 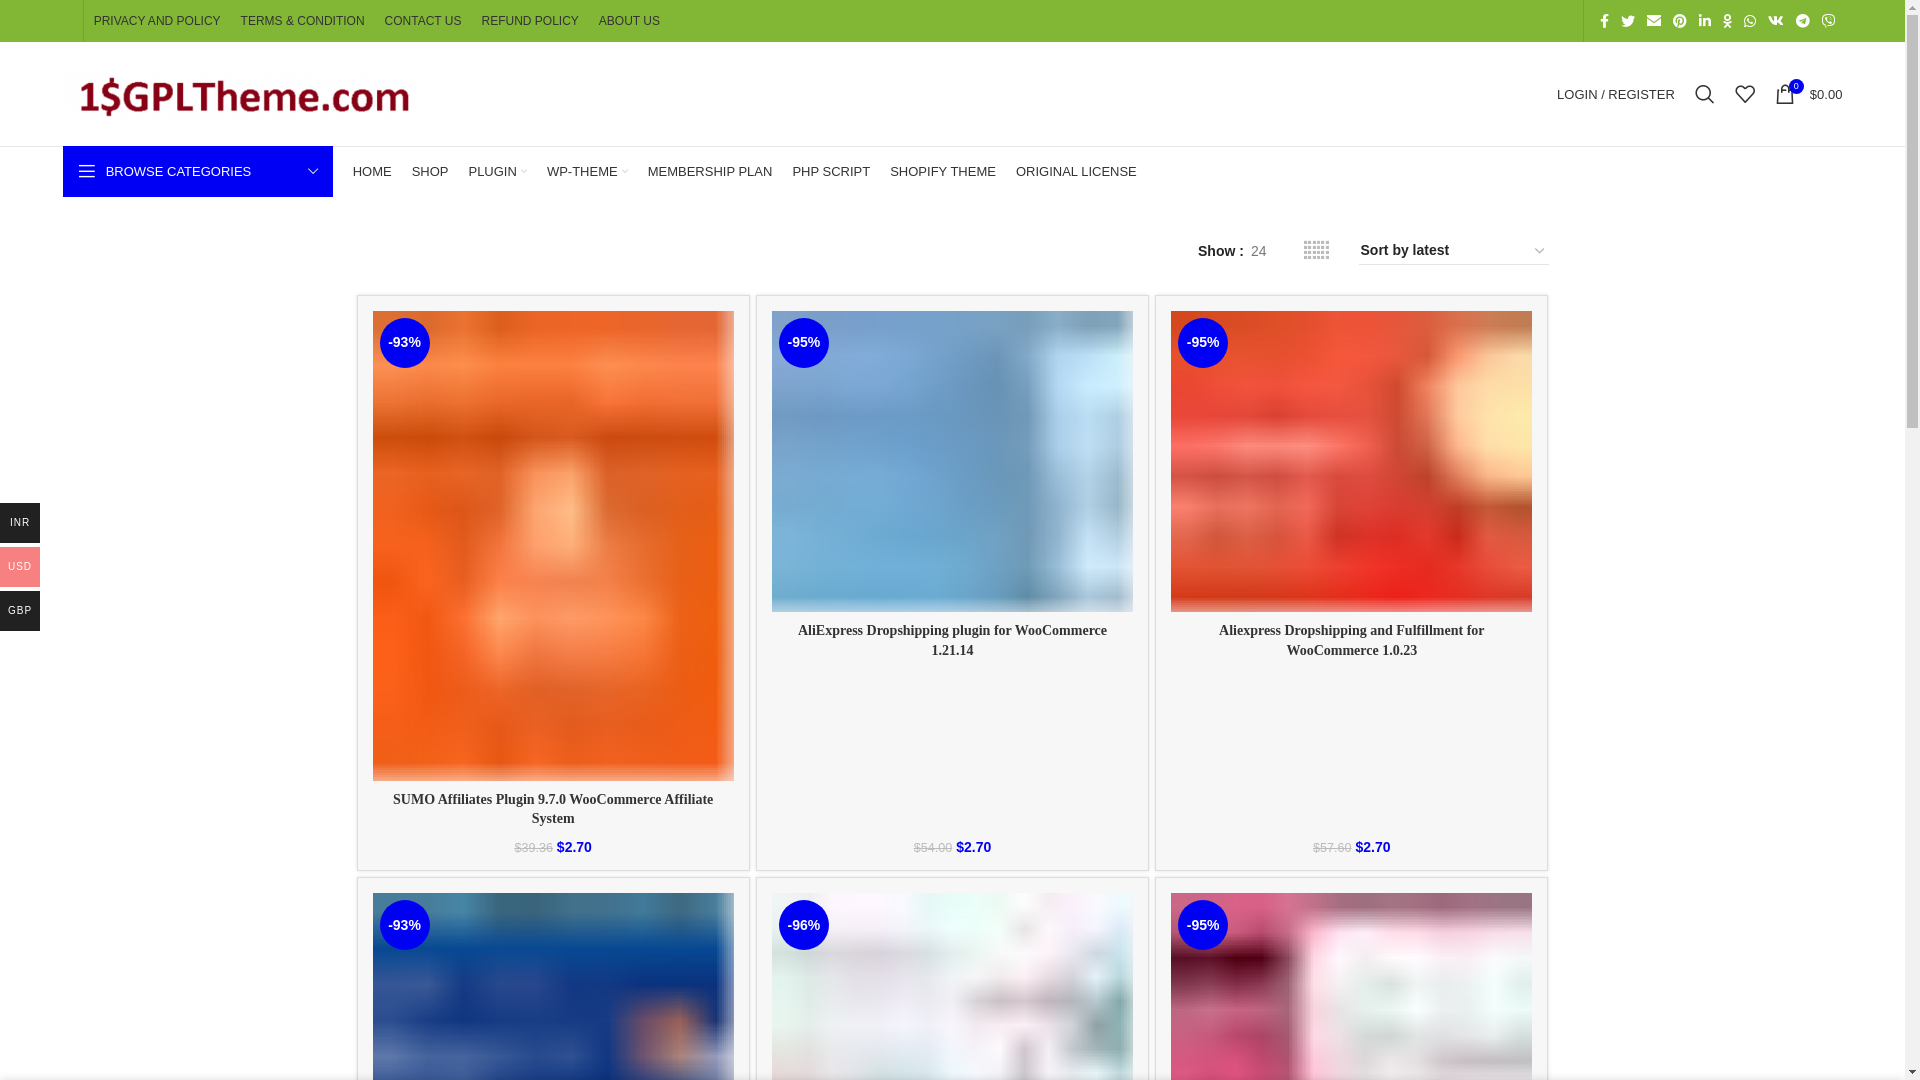 I want to click on 'LOGIN / REGISTER', so click(x=1616, y=93).